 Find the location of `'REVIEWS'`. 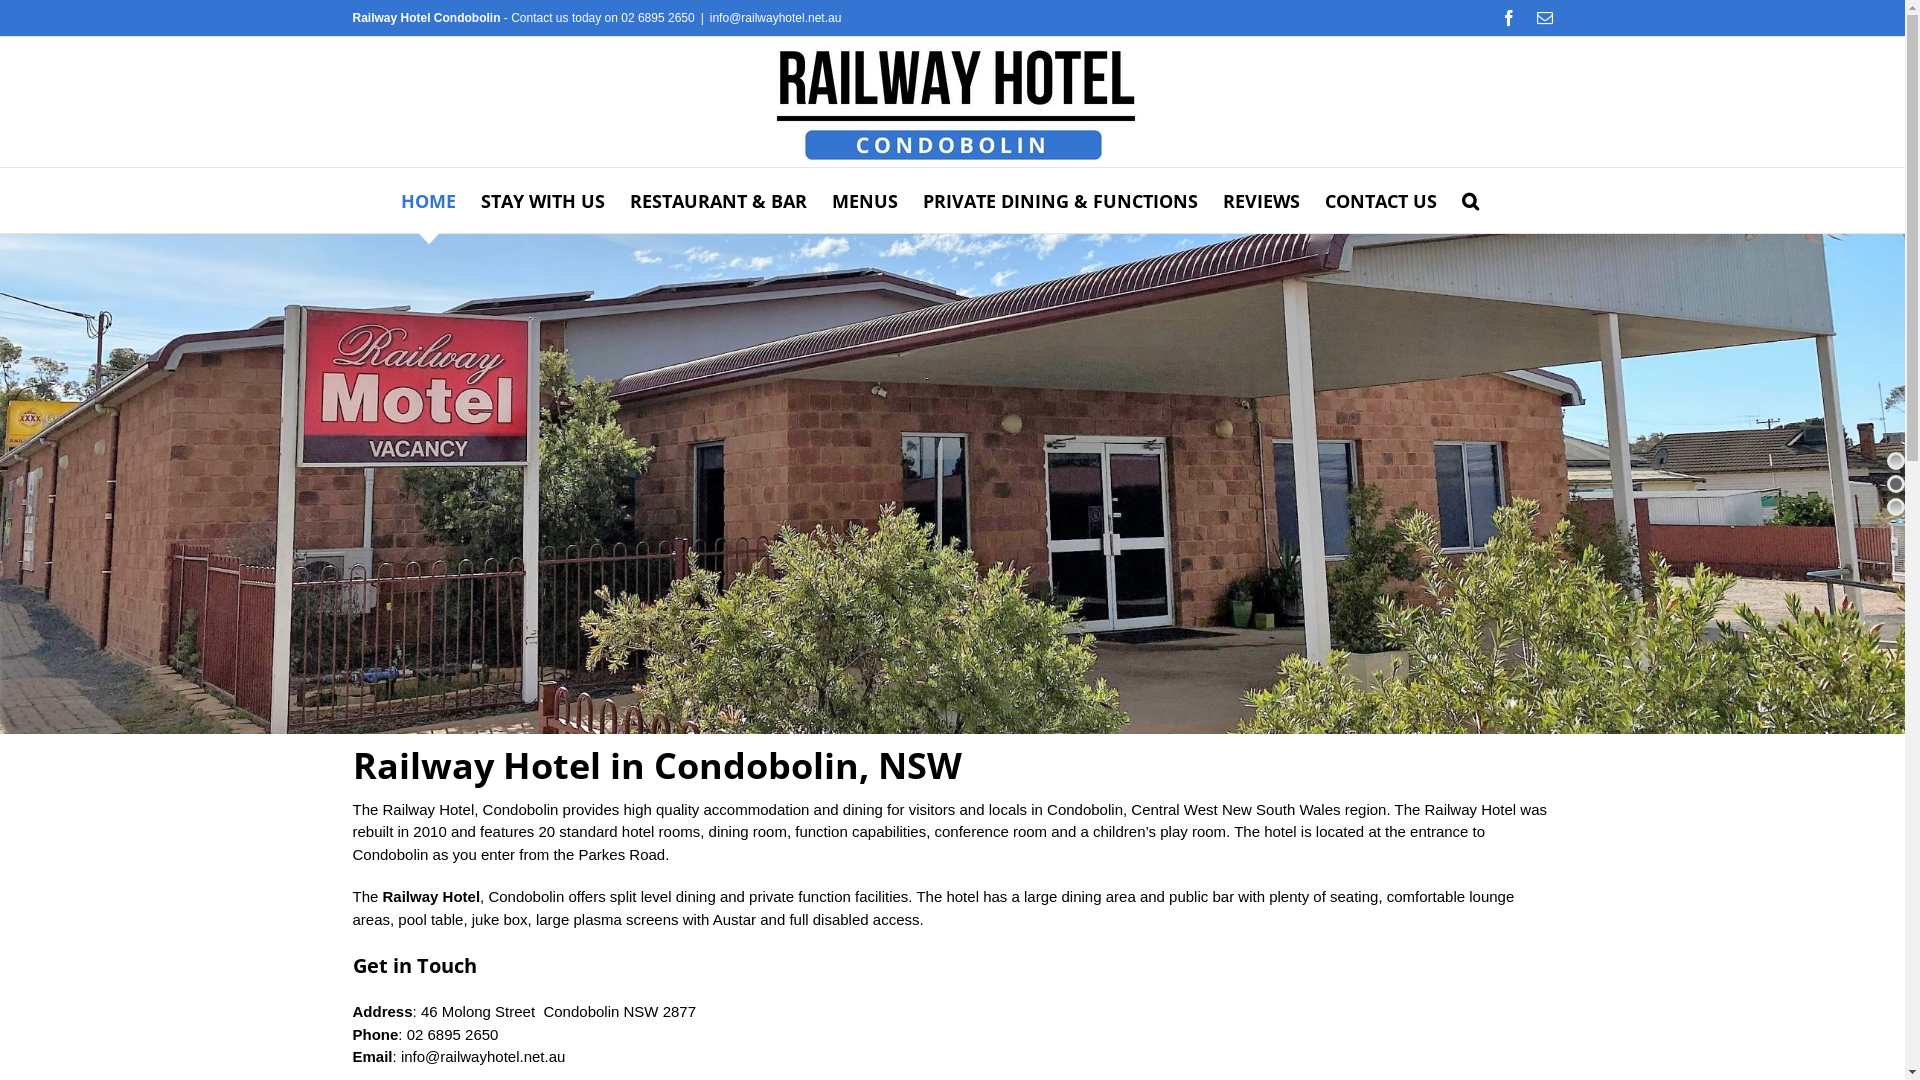

'REVIEWS' is located at coordinates (1260, 200).